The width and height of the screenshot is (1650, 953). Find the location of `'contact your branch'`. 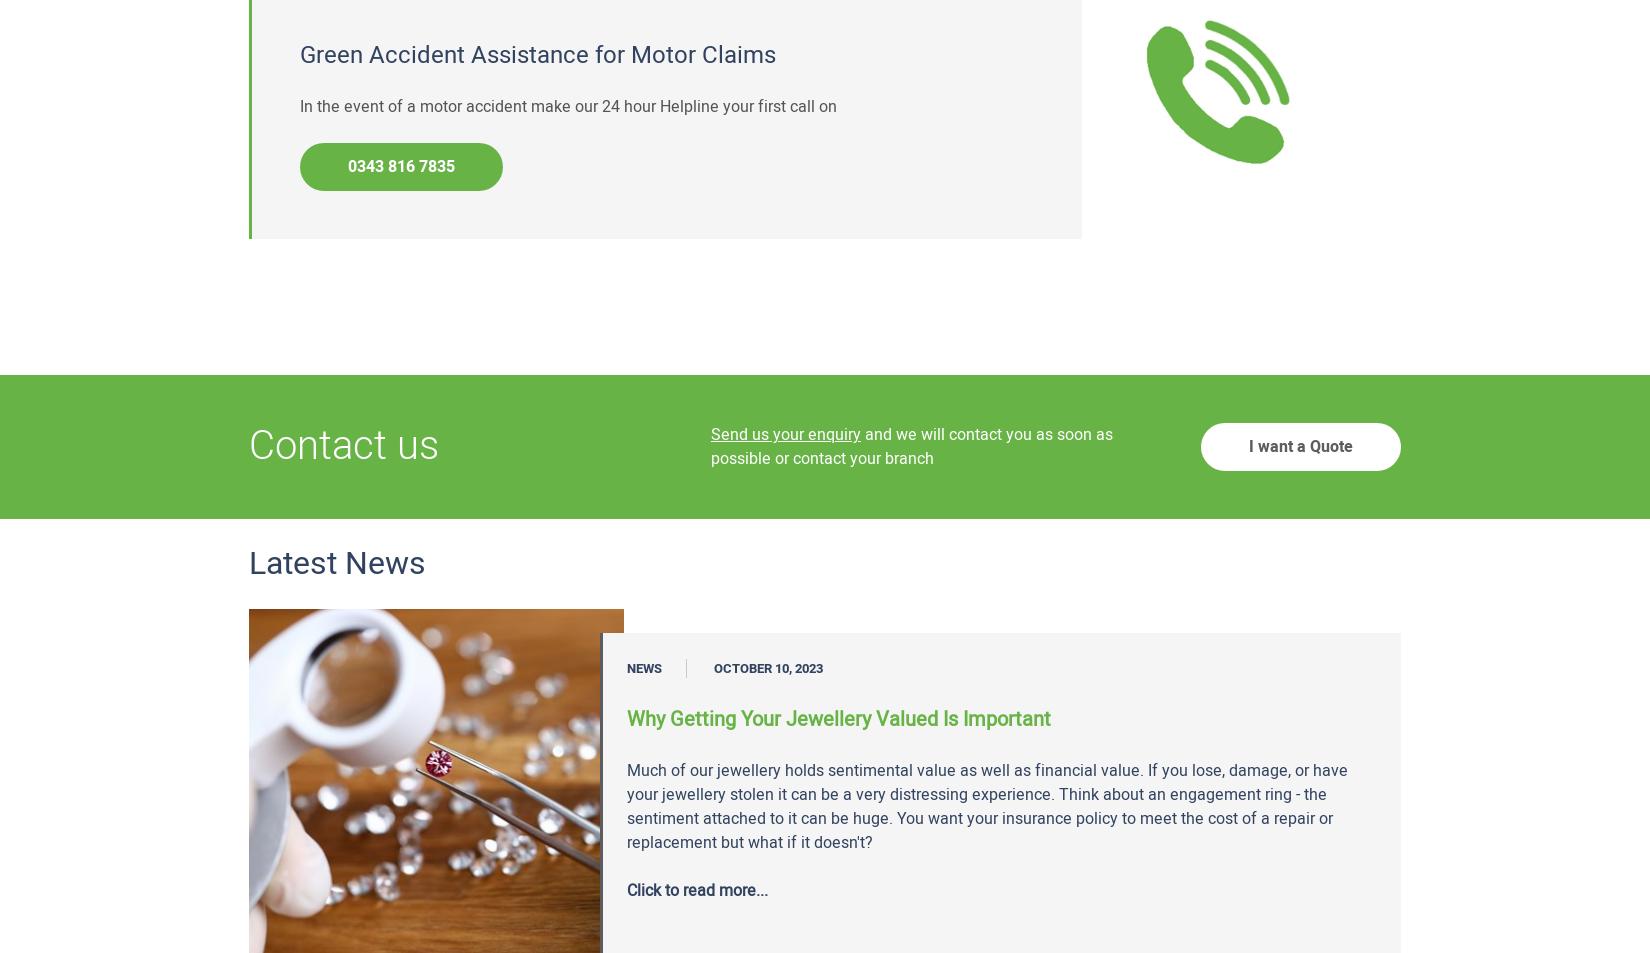

'contact your branch' is located at coordinates (863, 457).